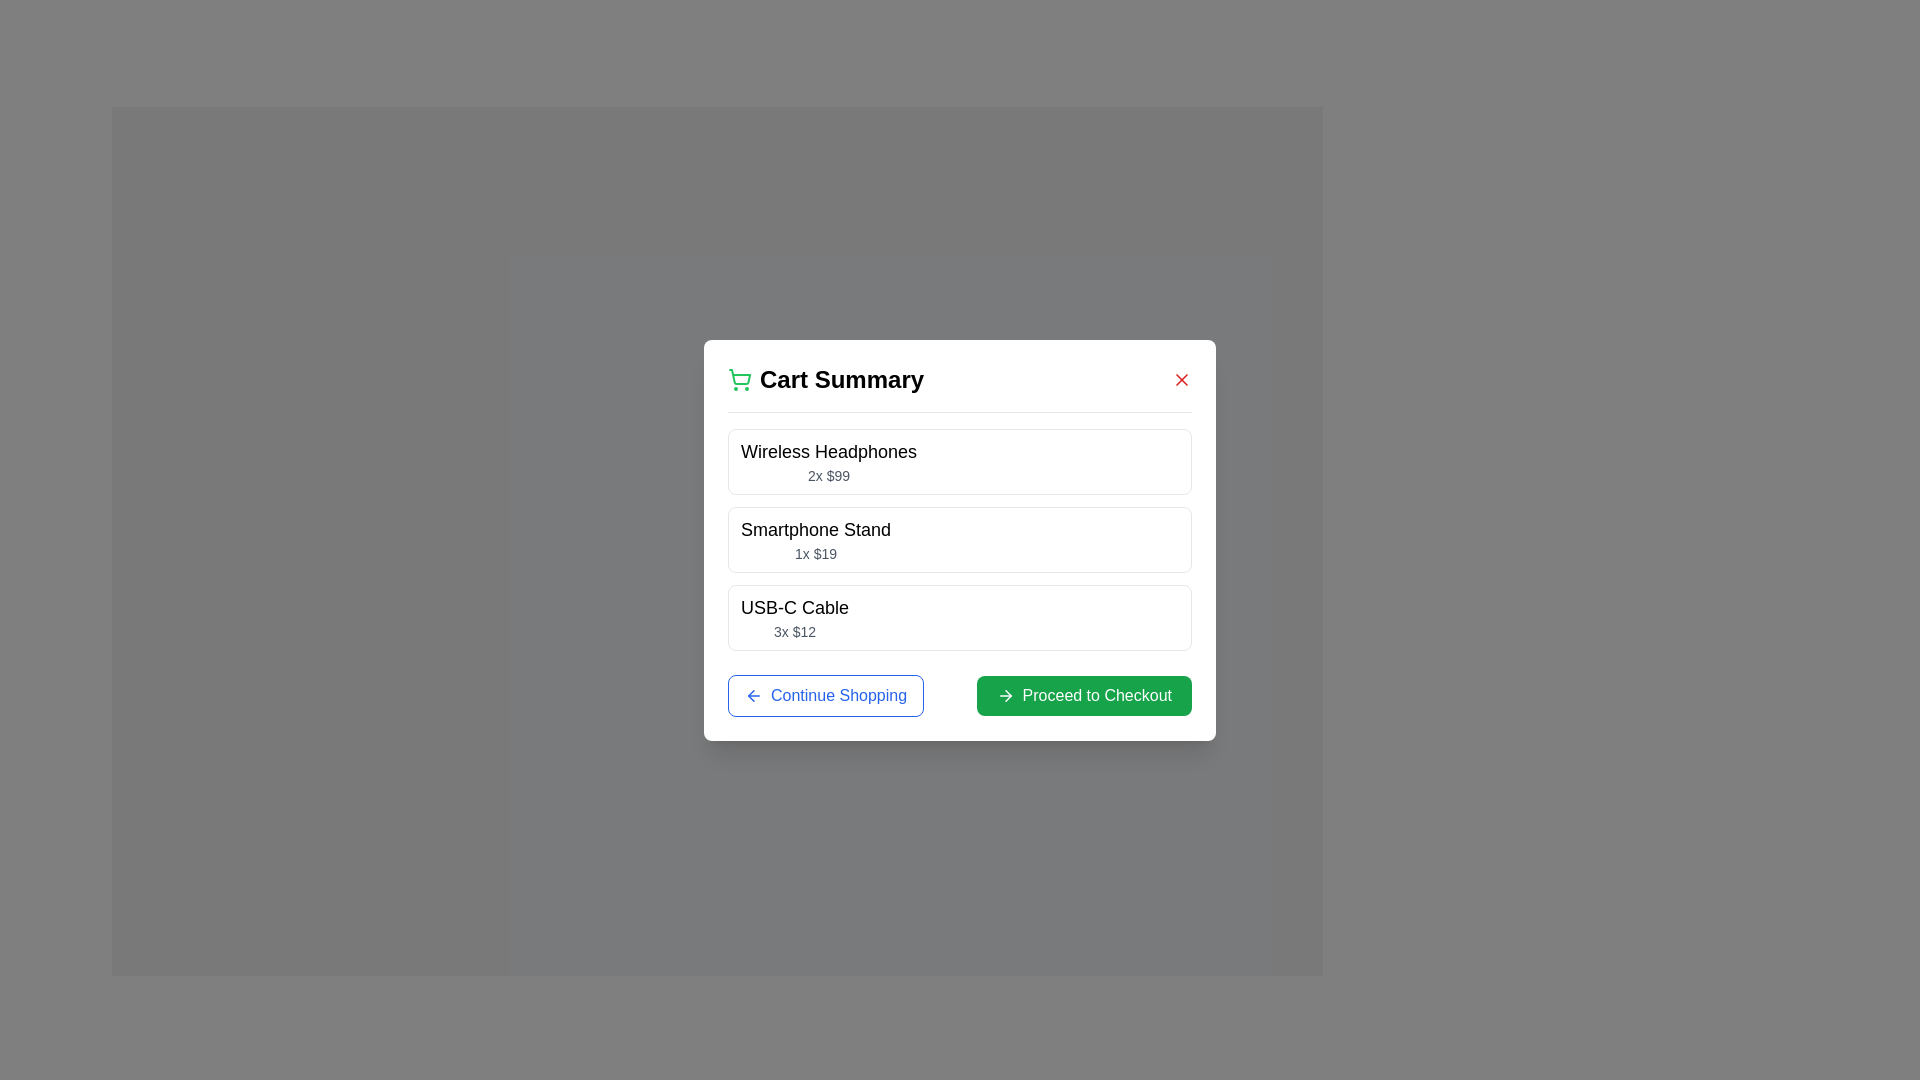 Image resolution: width=1920 pixels, height=1080 pixels. Describe the element at coordinates (1181, 379) in the screenshot. I see `the vibrant red 'X' icon located in the top-right corner of the 'Cart Summary' section` at that location.